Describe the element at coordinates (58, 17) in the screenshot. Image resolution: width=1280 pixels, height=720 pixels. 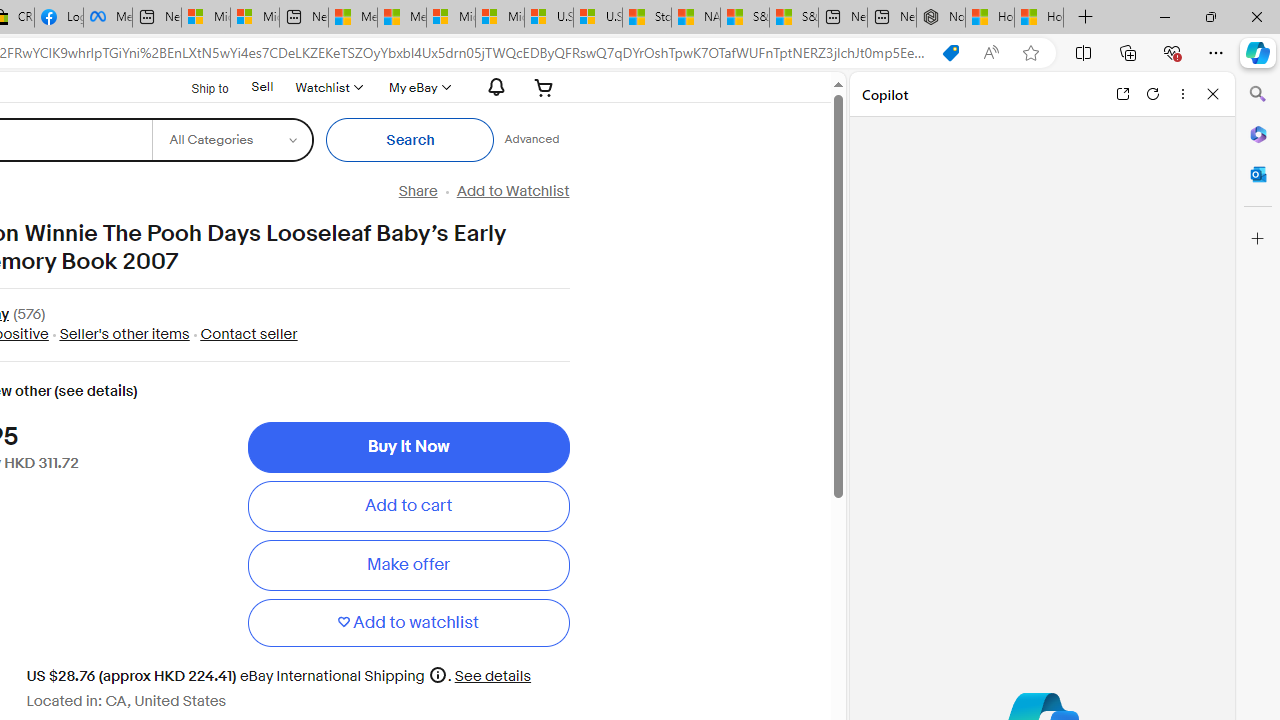
I see `'Log into Facebook'` at that location.